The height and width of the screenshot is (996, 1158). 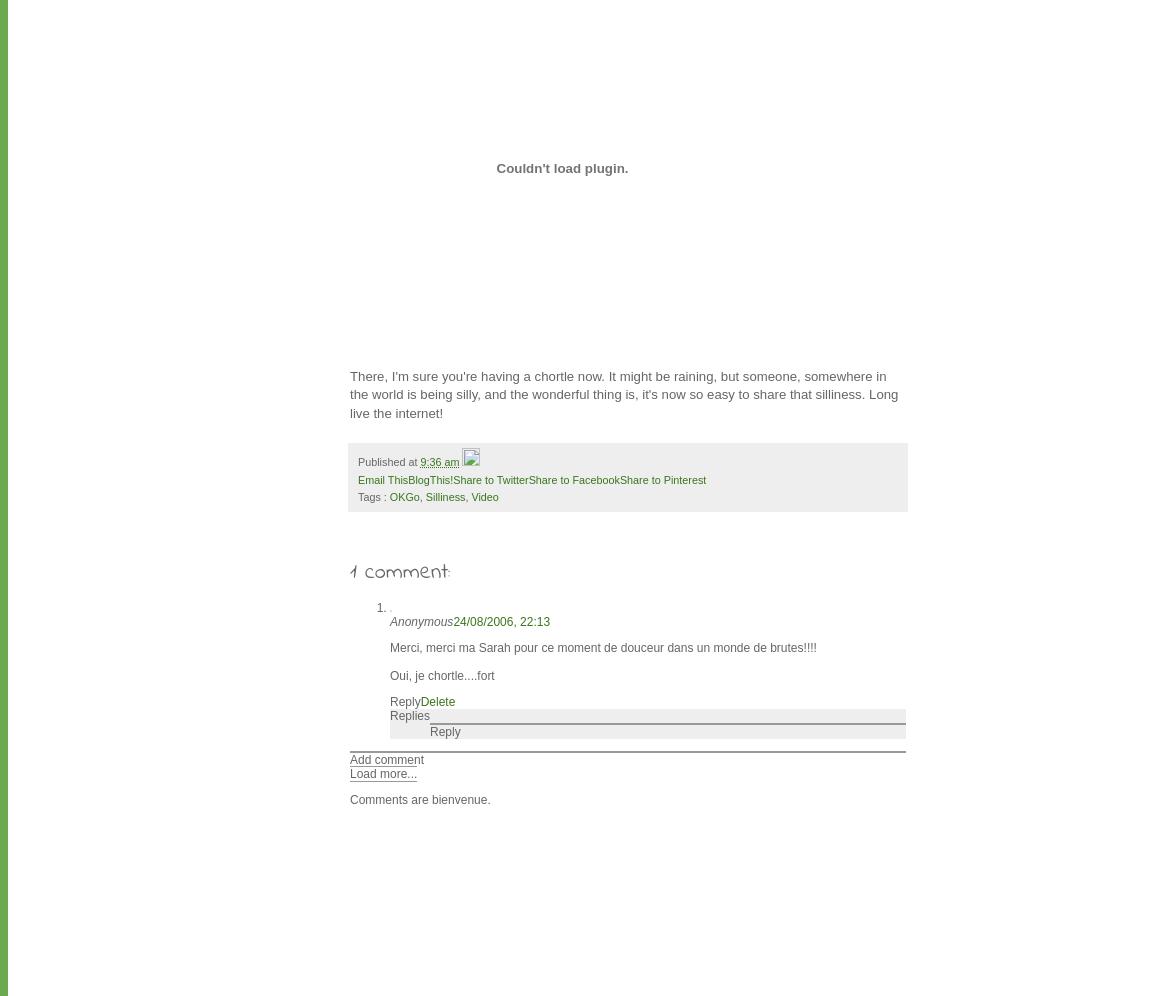 I want to click on 'Video', so click(x=483, y=495).